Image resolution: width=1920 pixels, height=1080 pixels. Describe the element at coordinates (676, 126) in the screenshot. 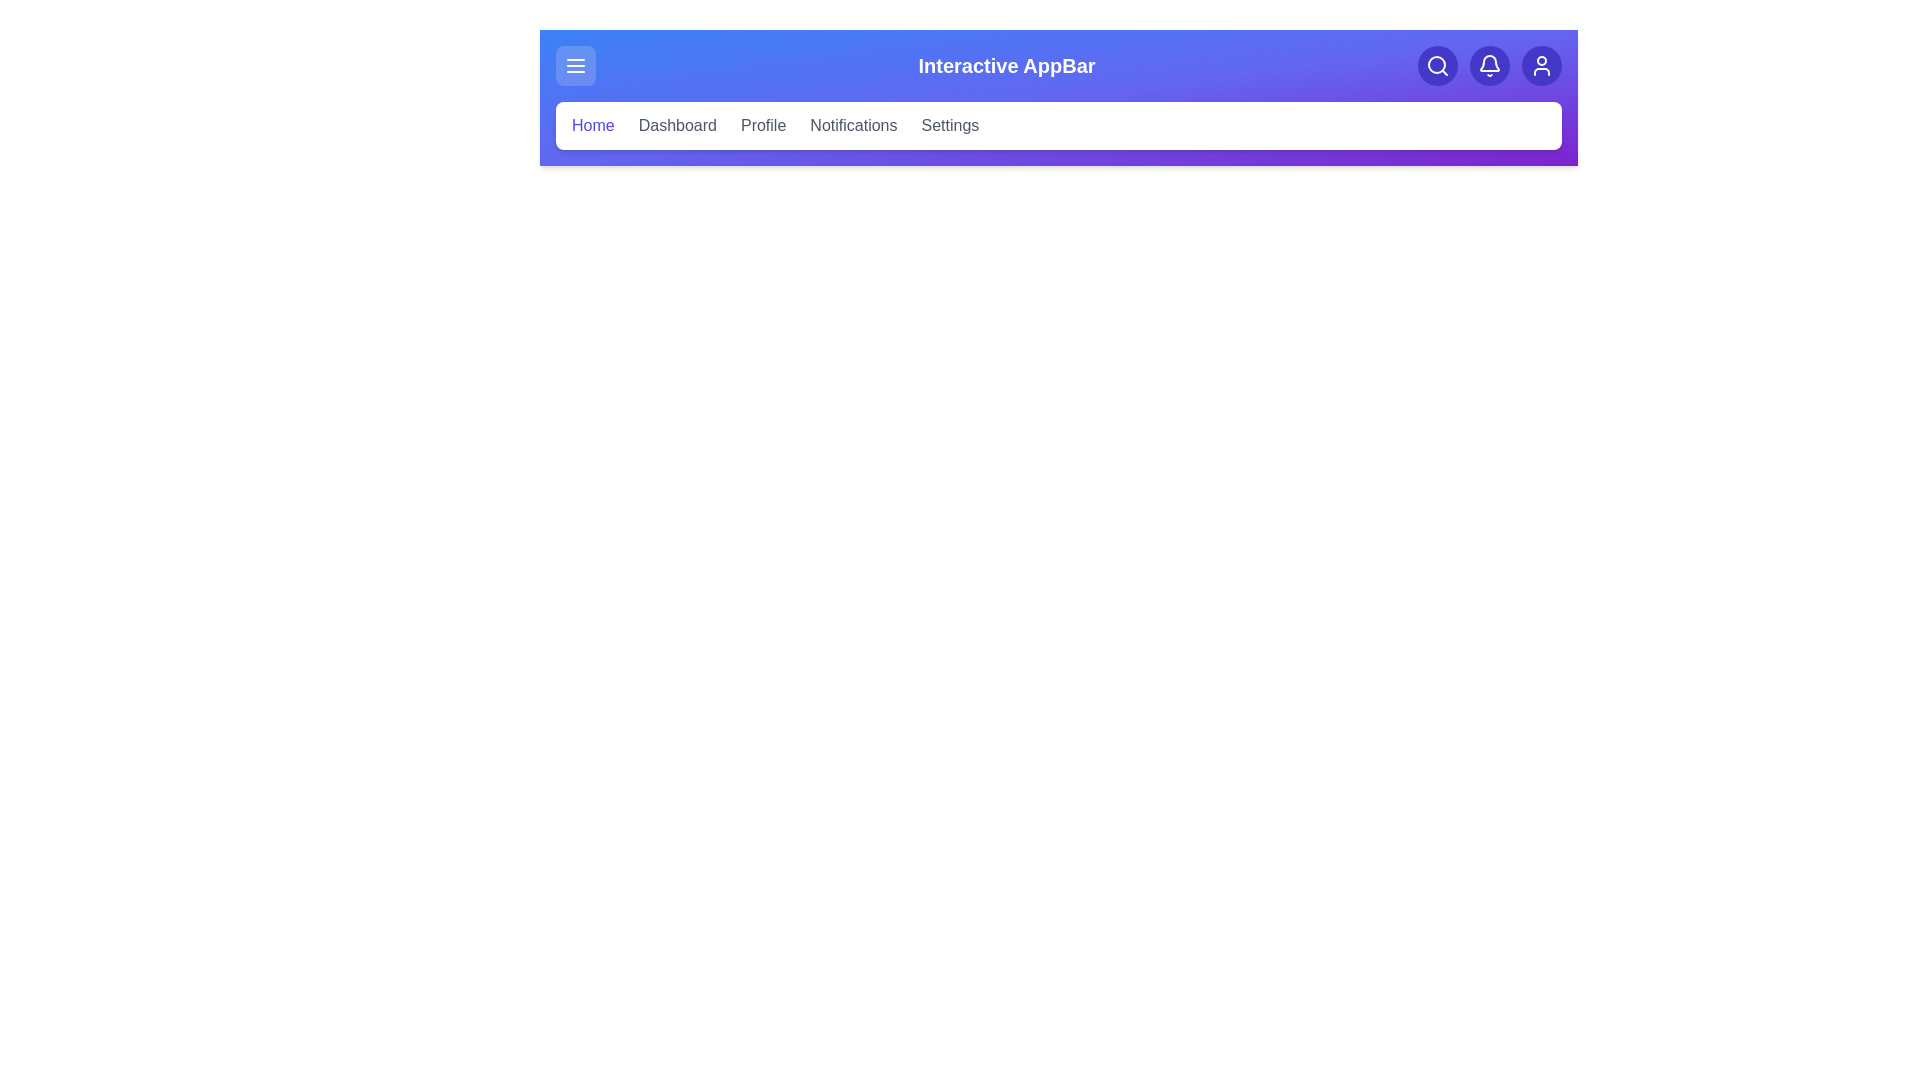

I see `the category Dashboard to navigate` at that location.